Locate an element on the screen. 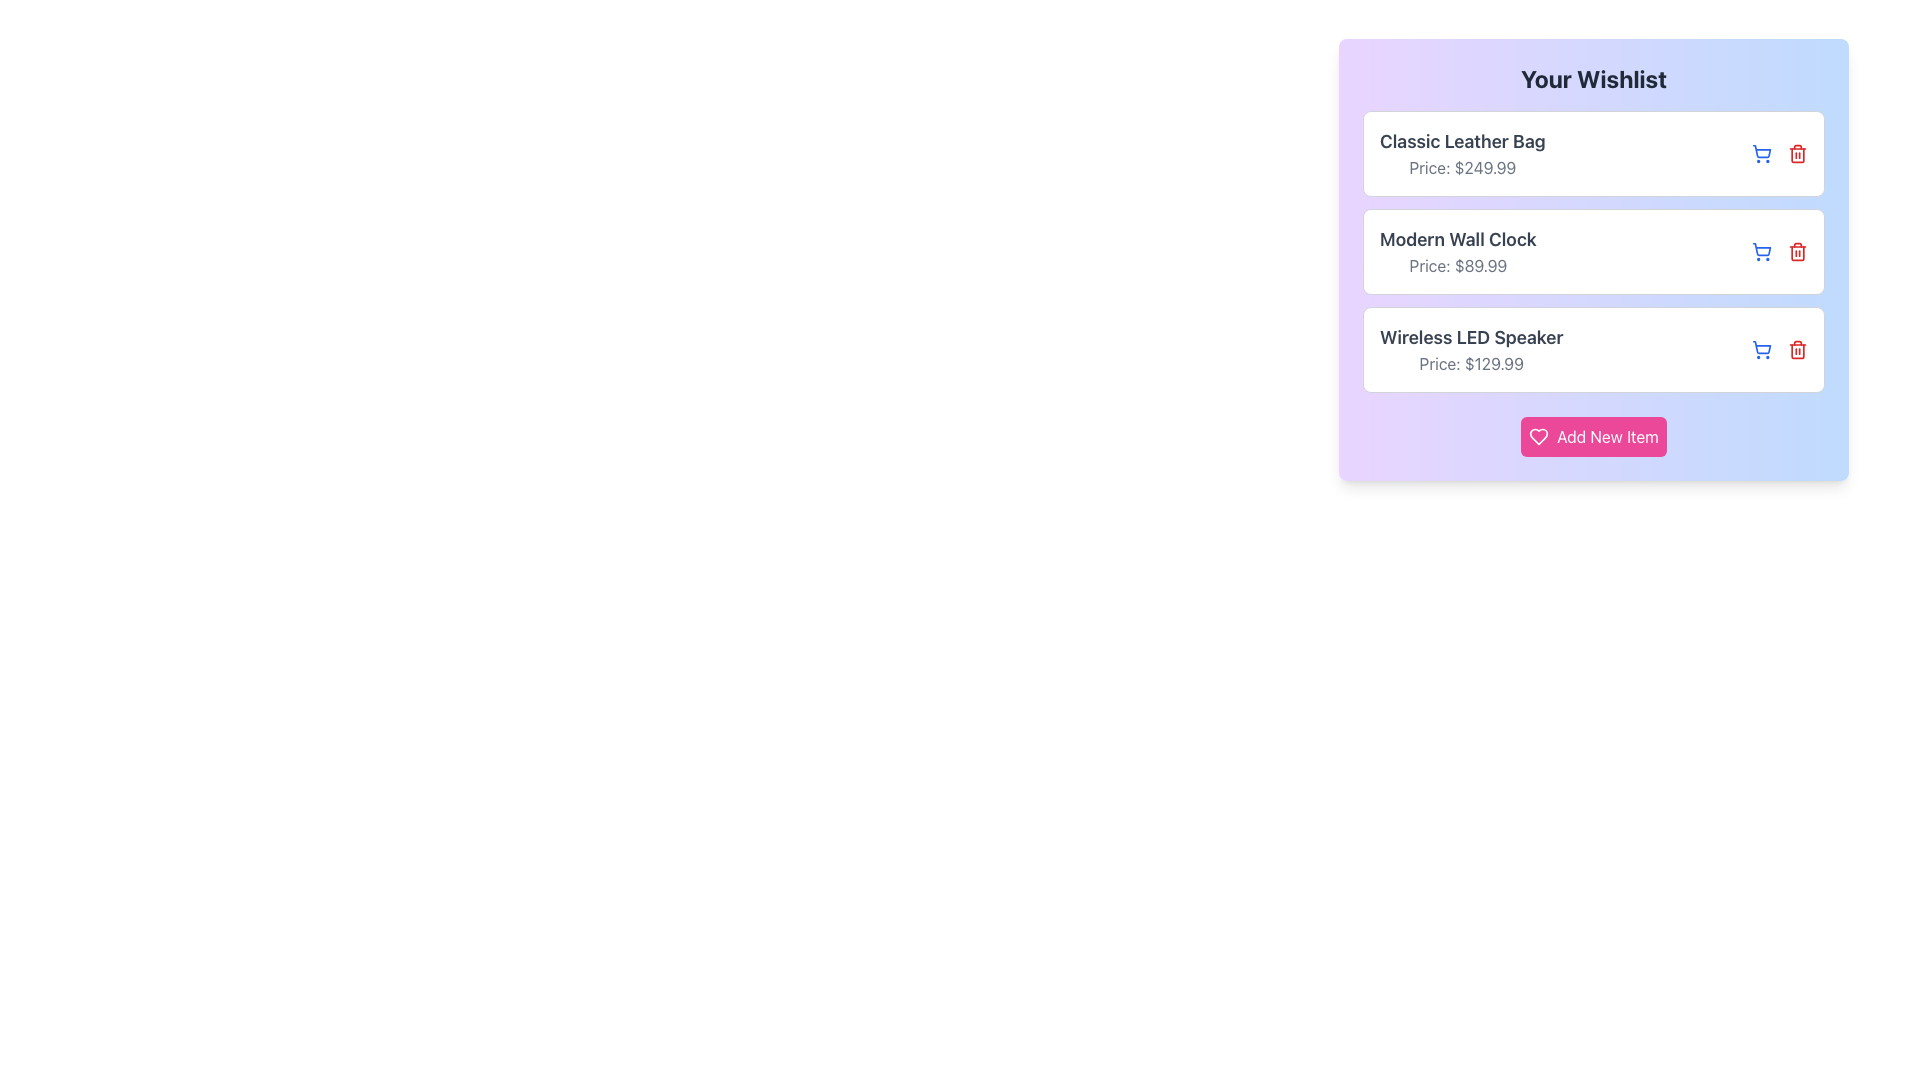  price information displayed in the Text Label for the 'Classic Leather Bag' located below its title in the wishlist interface is located at coordinates (1462, 167).